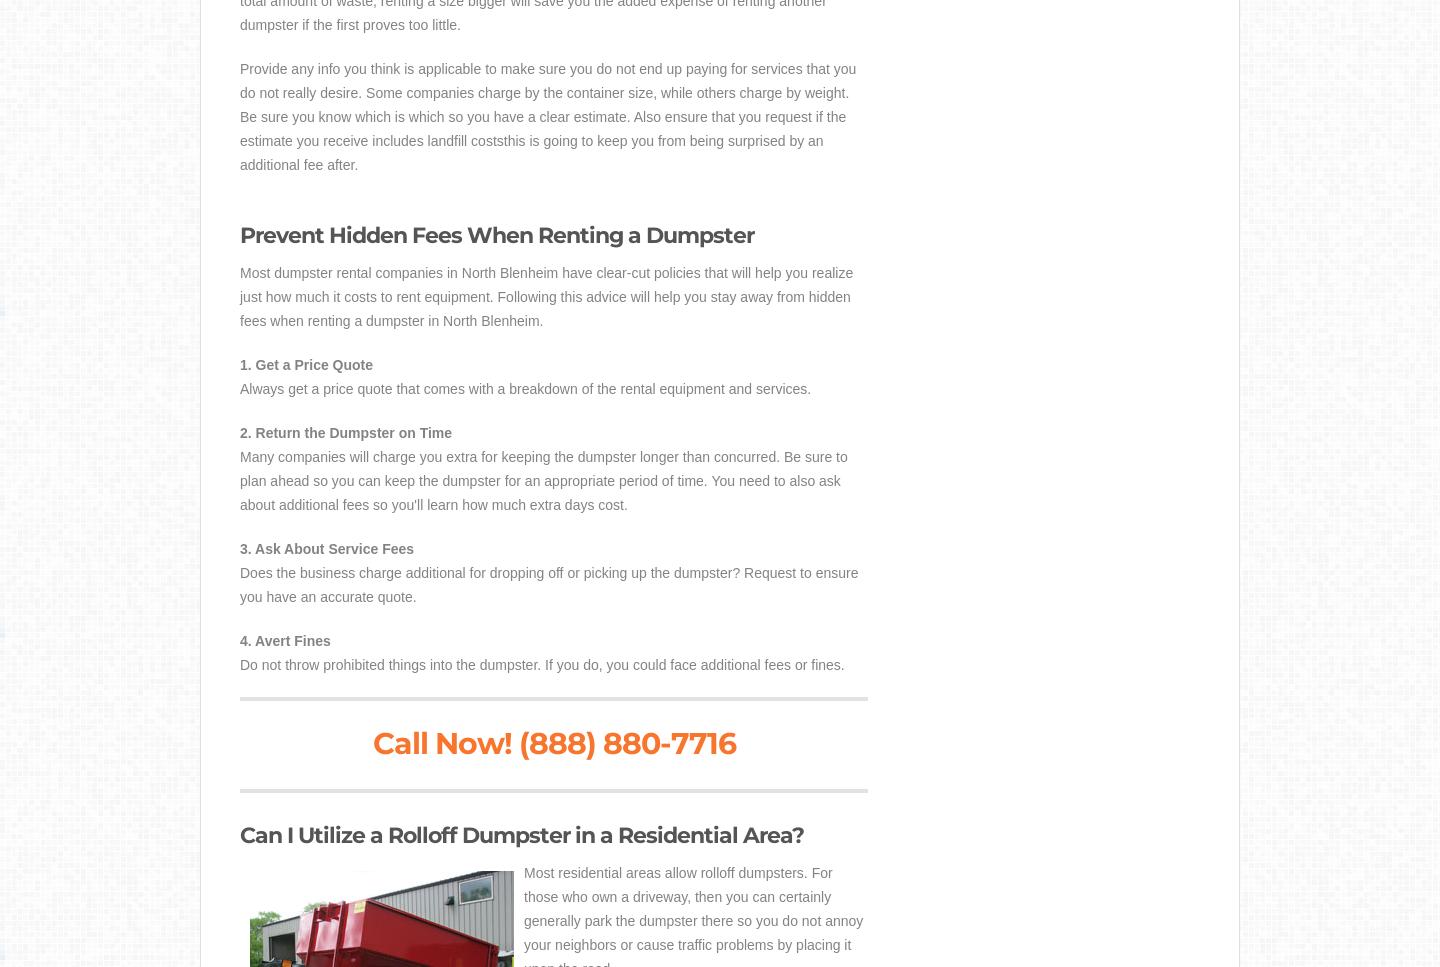 Image resolution: width=1440 pixels, height=967 pixels. What do you see at coordinates (543, 480) in the screenshot?
I see `'Many companies will charge you extra for keeping the dumpster longer than concurred. Be sure to plan ahead so you can keep the dumpster for an appropriate period of time. You need to also ask about additional fees so you'll learn how much extra days cost.'` at bounding box center [543, 480].